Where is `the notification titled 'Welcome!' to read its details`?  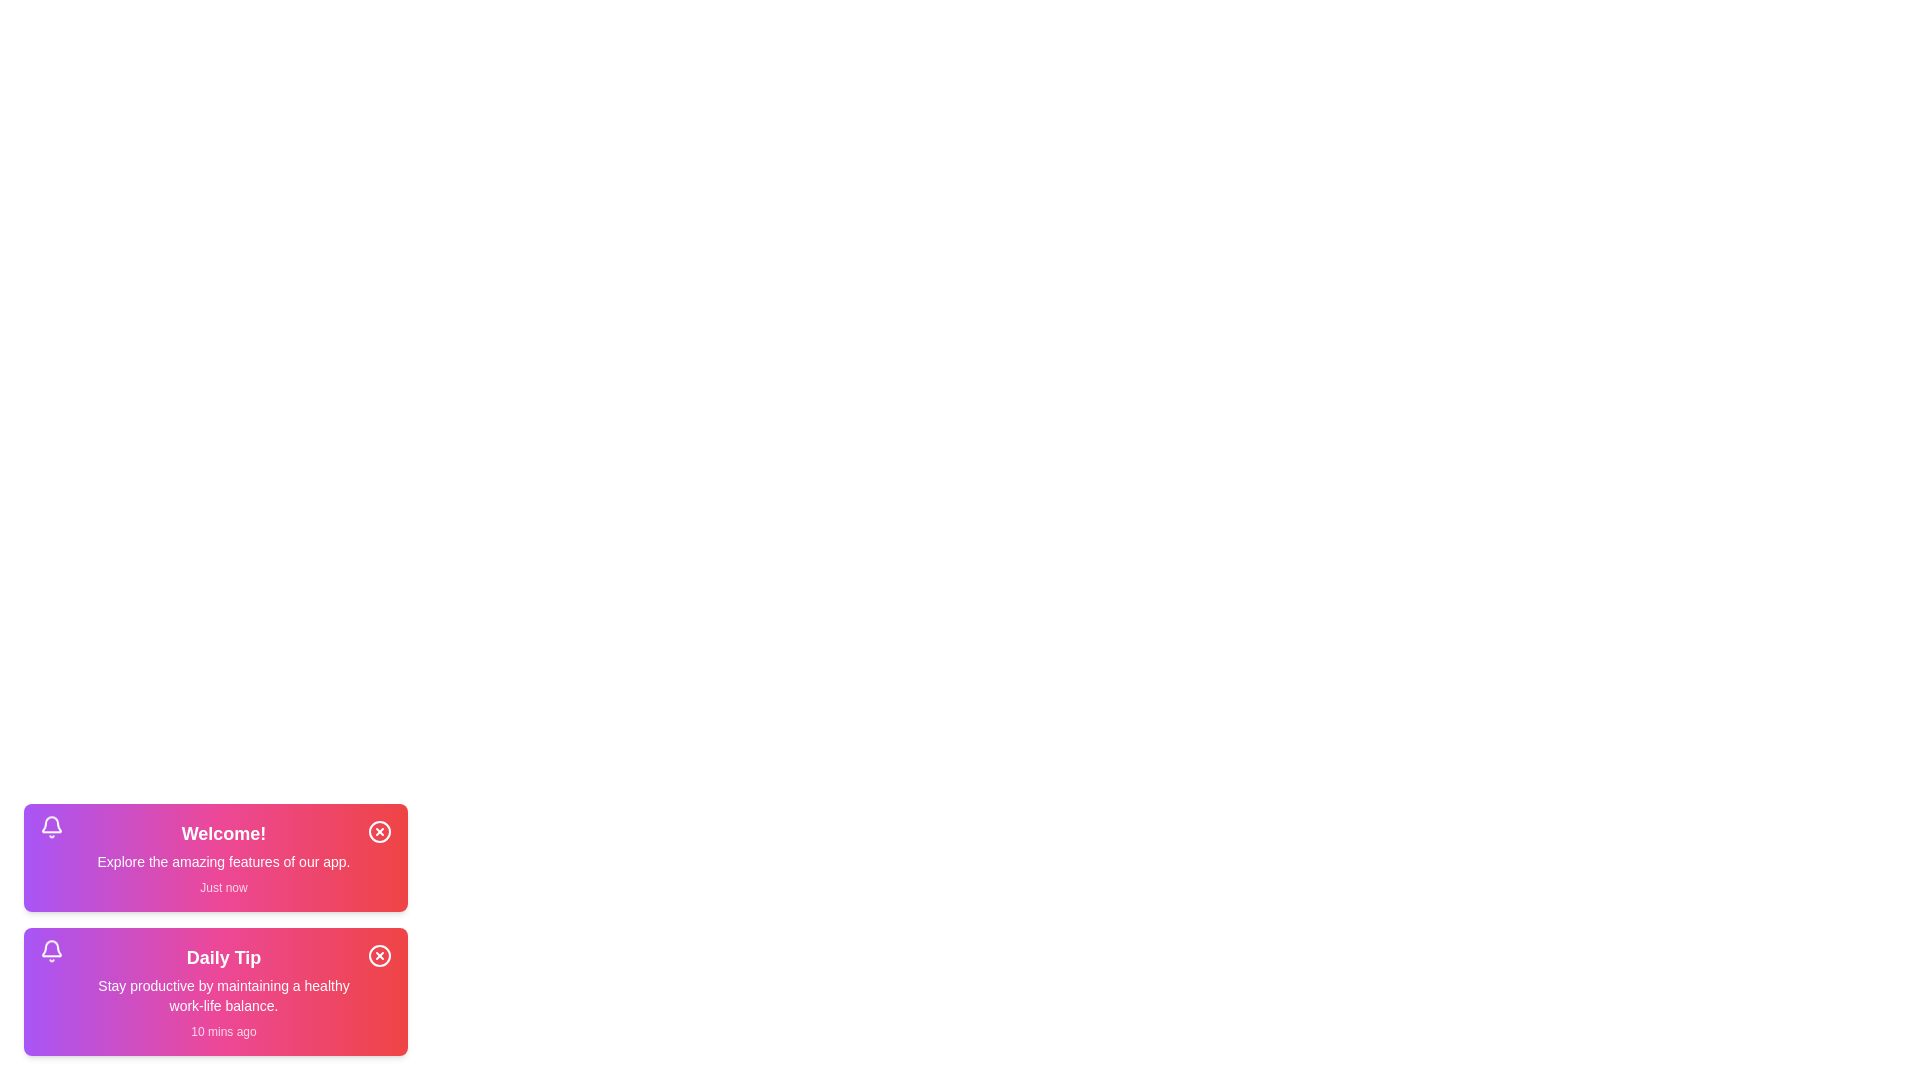
the notification titled 'Welcome!' to read its details is located at coordinates (216, 856).